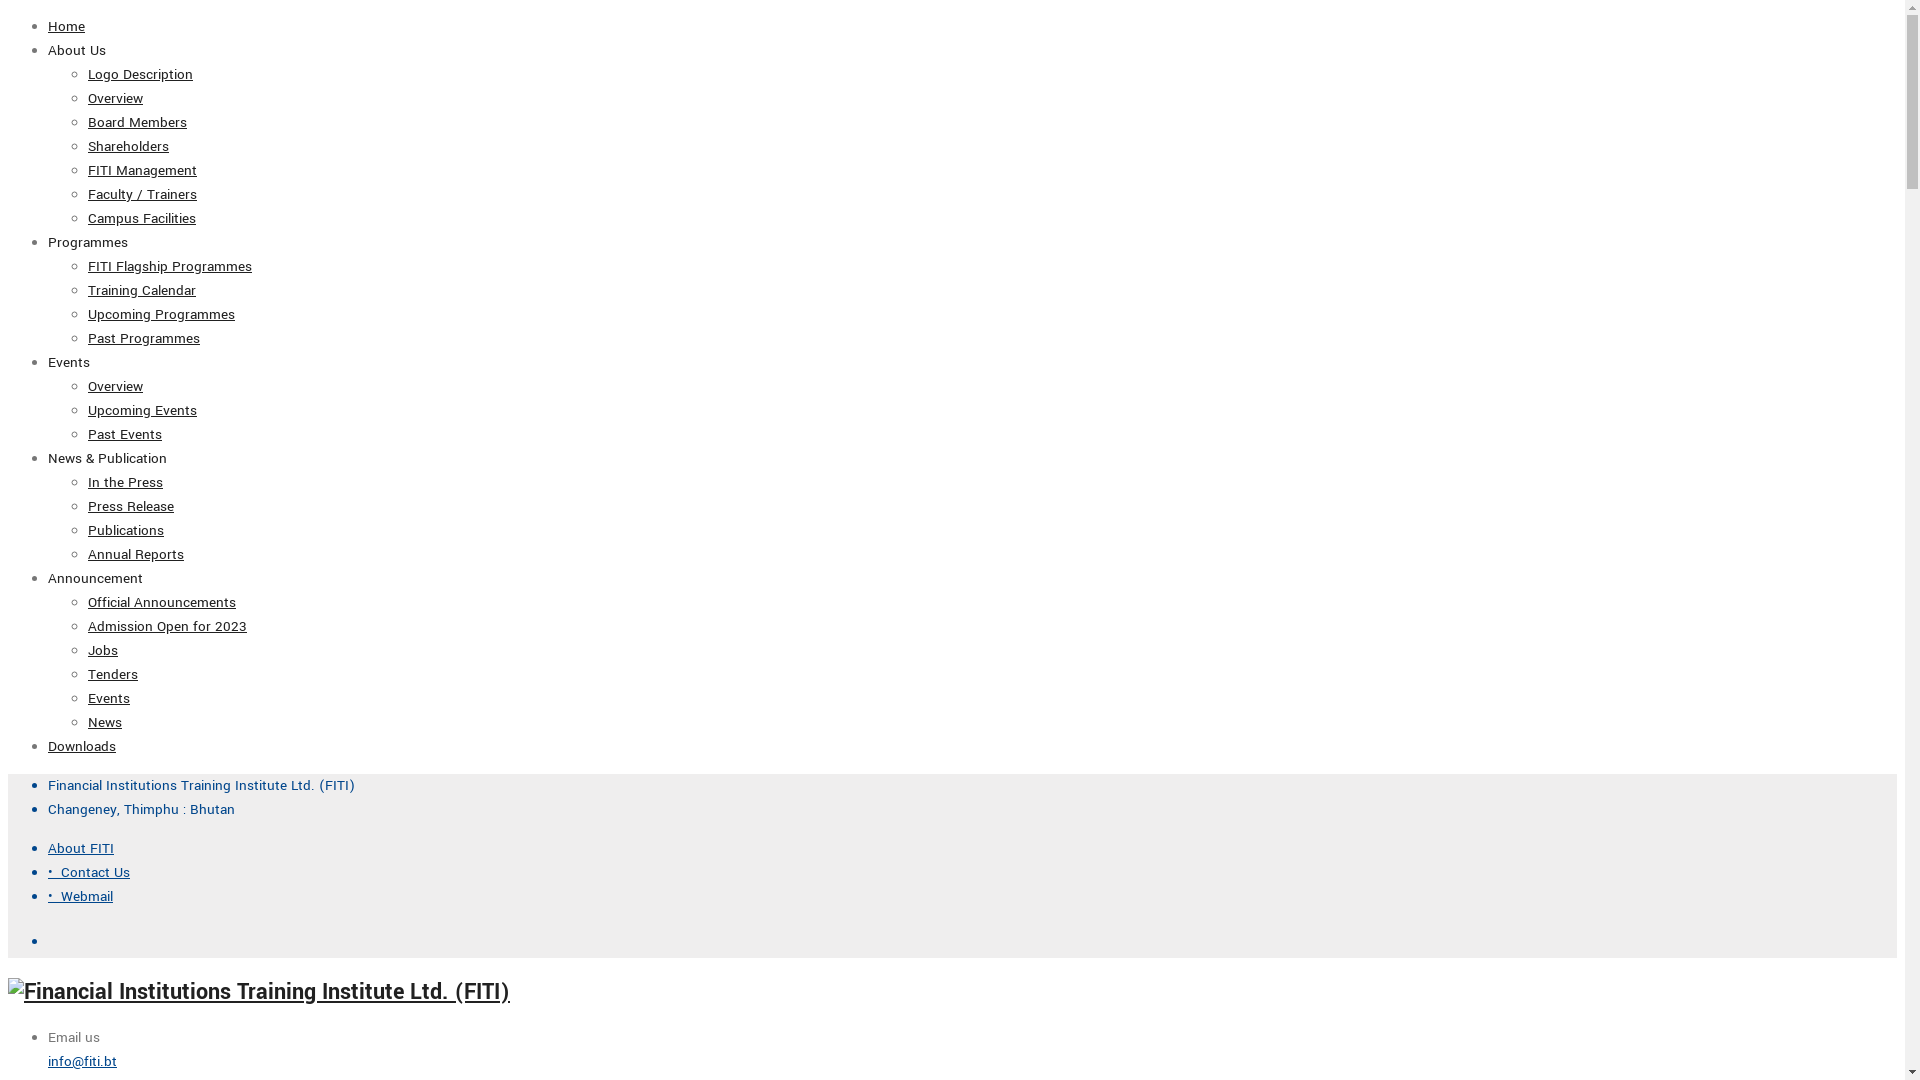 Image resolution: width=1920 pixels, height=1080 pixels. What do you see at coordinates (48, 26) in the screenshot?
I see `'Home'` at bounding box center [48, 26].